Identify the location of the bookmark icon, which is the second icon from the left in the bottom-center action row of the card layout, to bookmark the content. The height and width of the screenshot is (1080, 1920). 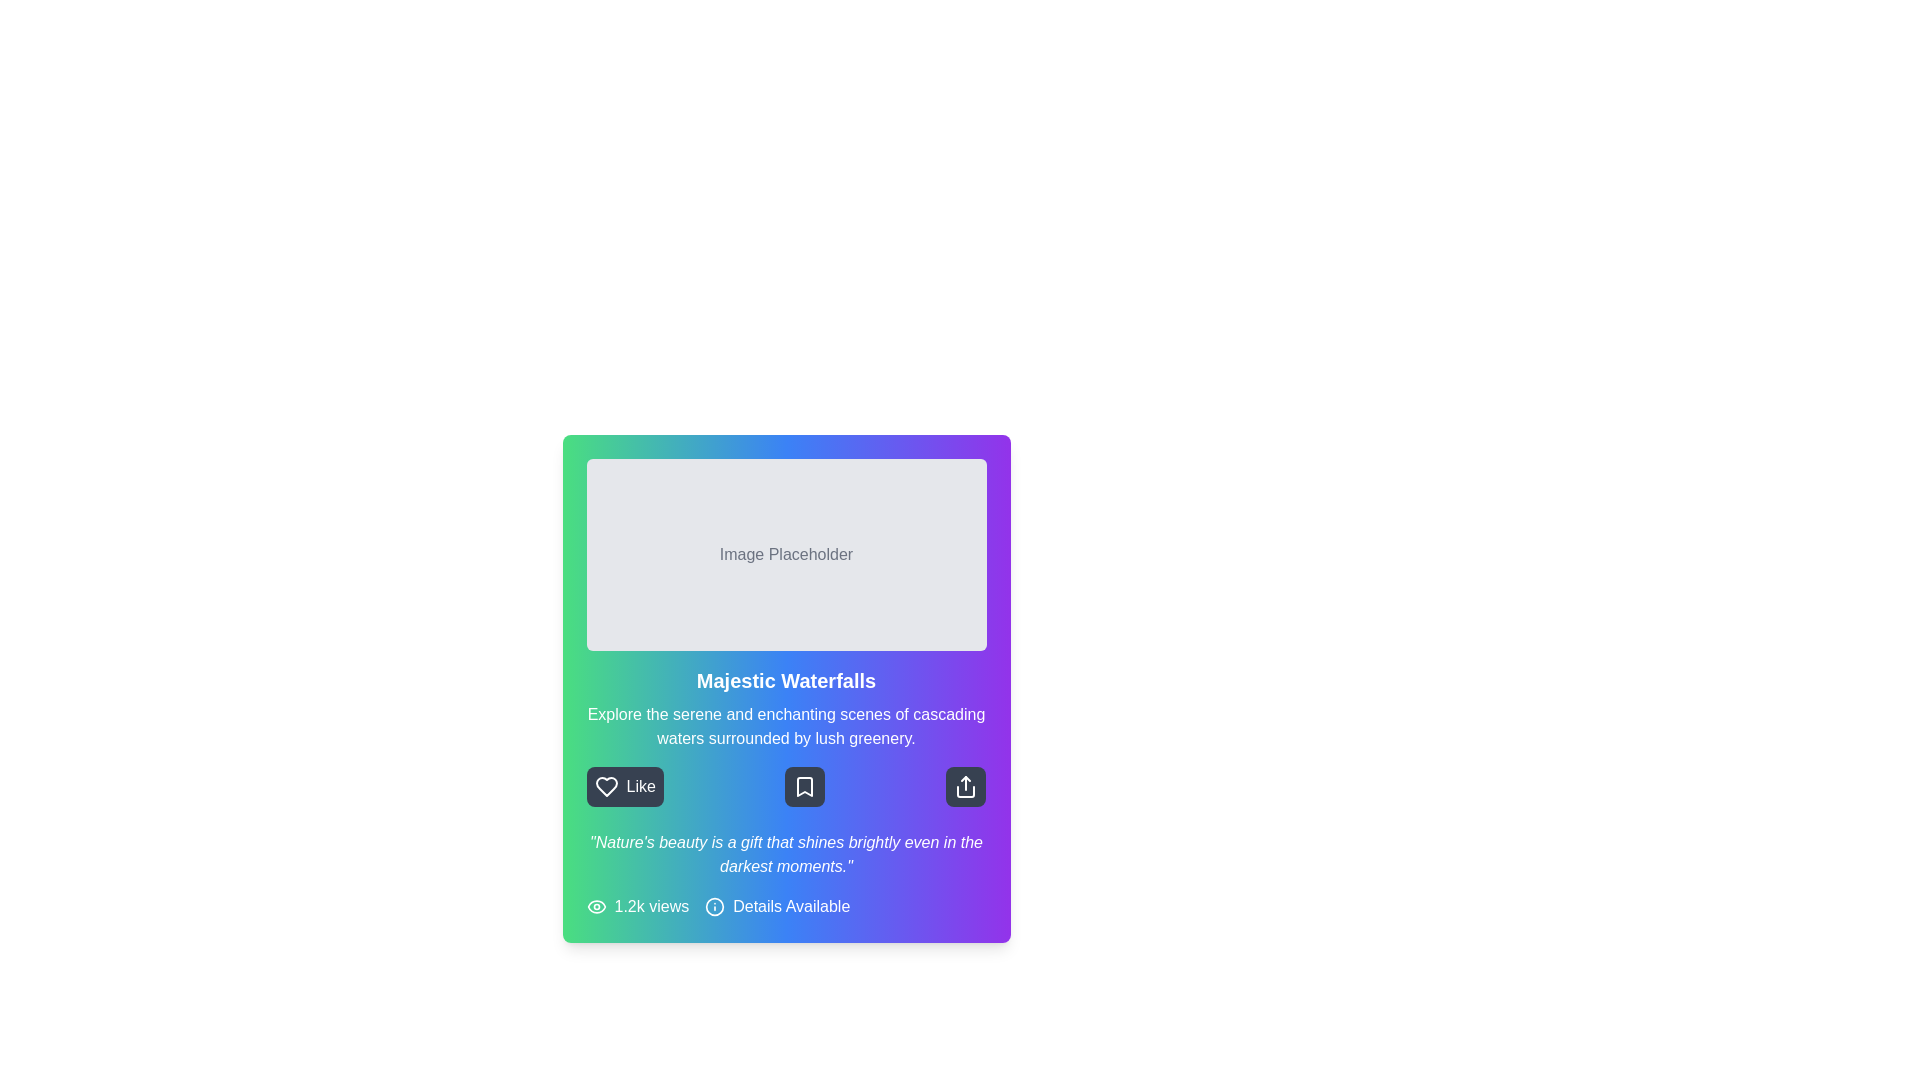
(805, 785).